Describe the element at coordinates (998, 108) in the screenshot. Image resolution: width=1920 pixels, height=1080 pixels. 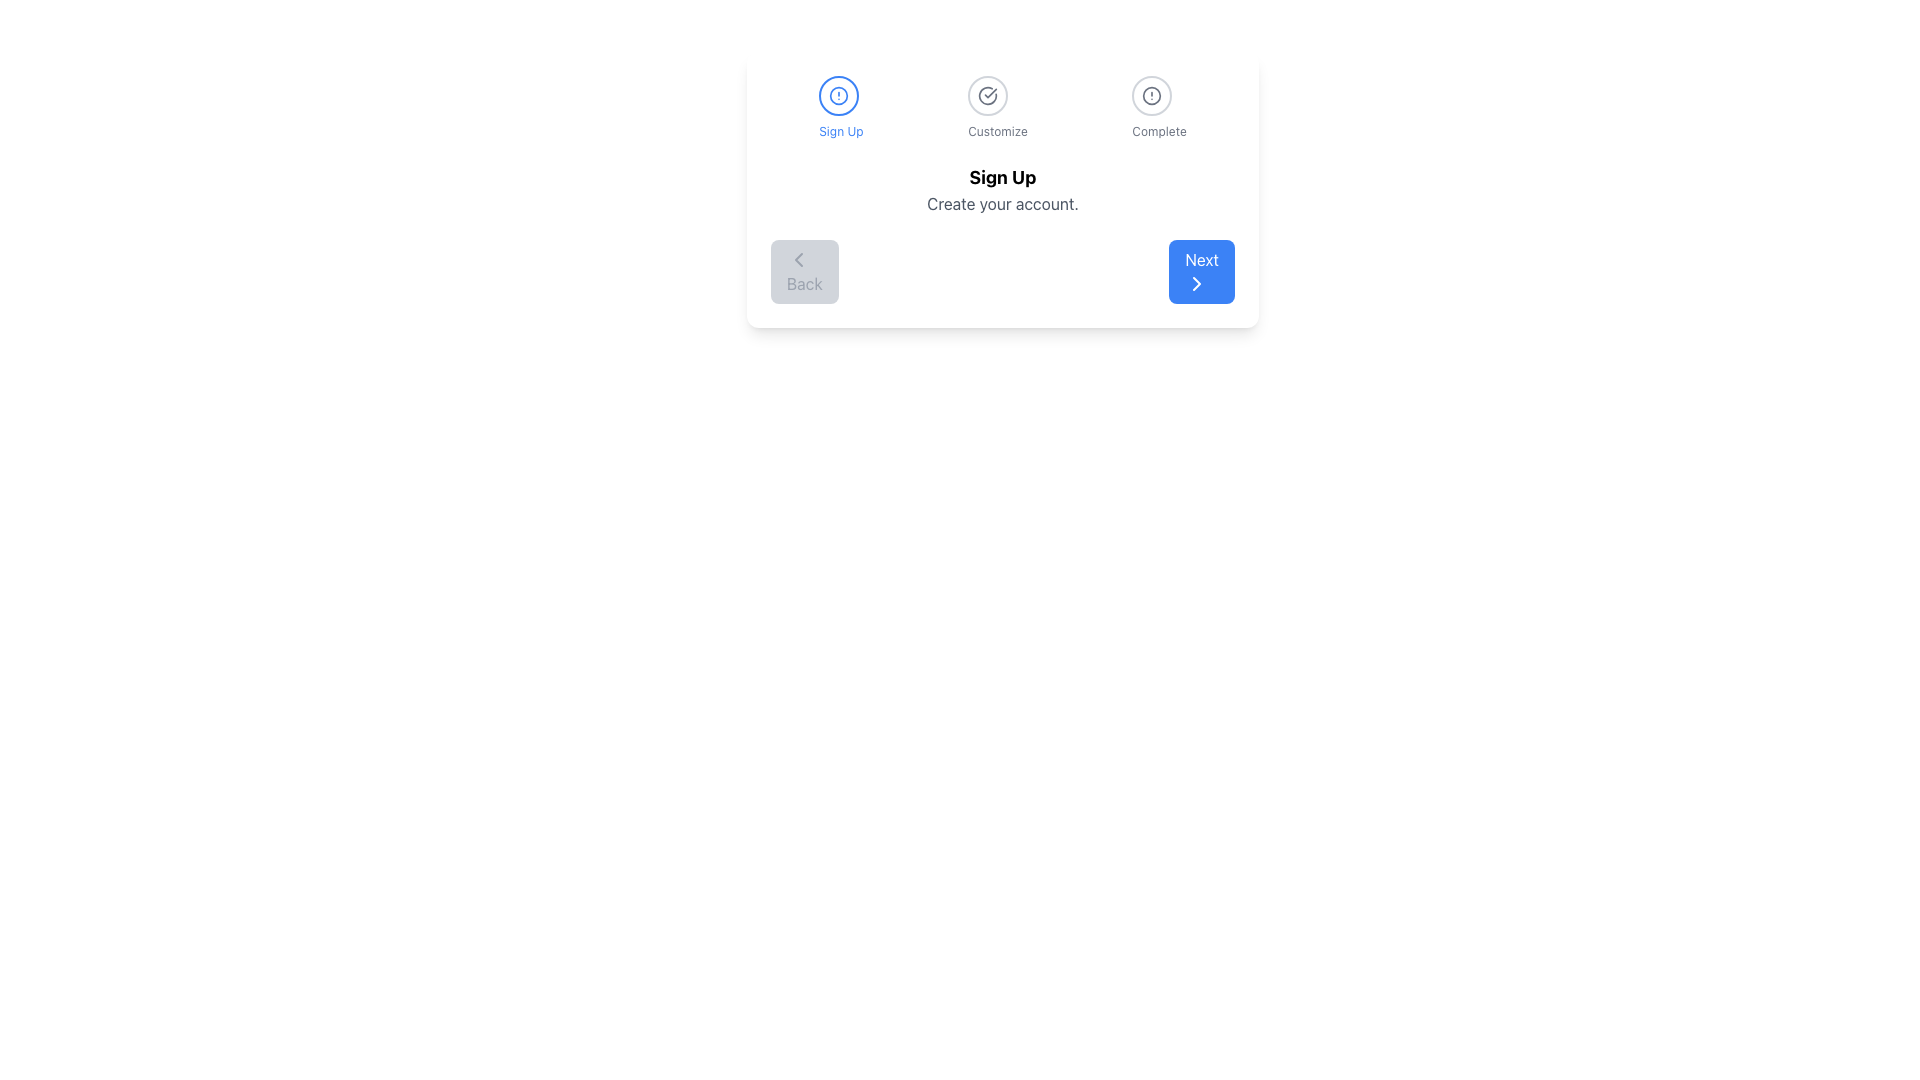
I see `the status represented by the 'Customize' button, which features a checkmark icon and gray text below it, positioned centrally between 'Sign Up' and 'Complete'` at that location.